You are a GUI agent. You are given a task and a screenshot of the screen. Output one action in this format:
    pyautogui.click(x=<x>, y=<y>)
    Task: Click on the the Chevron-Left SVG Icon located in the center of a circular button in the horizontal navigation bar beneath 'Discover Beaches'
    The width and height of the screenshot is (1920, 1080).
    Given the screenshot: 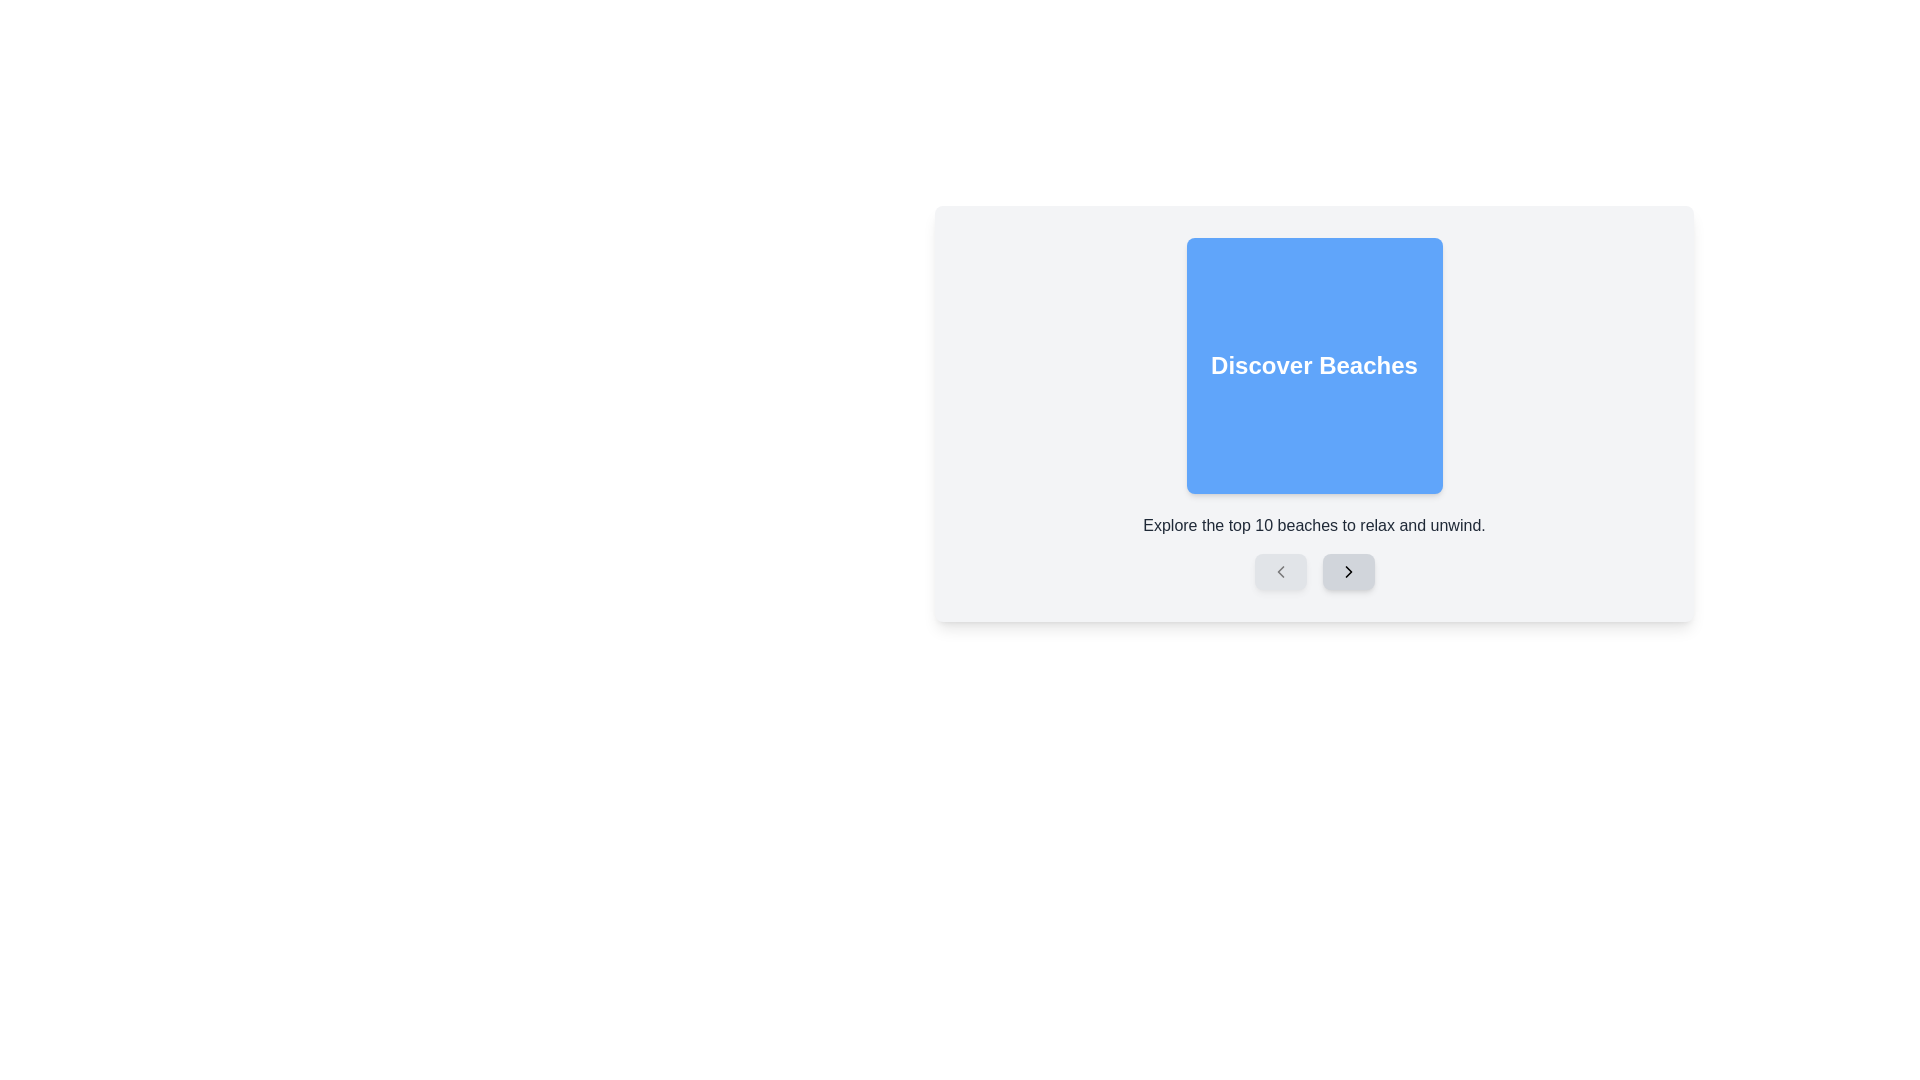 What is the action you would take?
    pyautogui.click(x=1280, y=571)
    